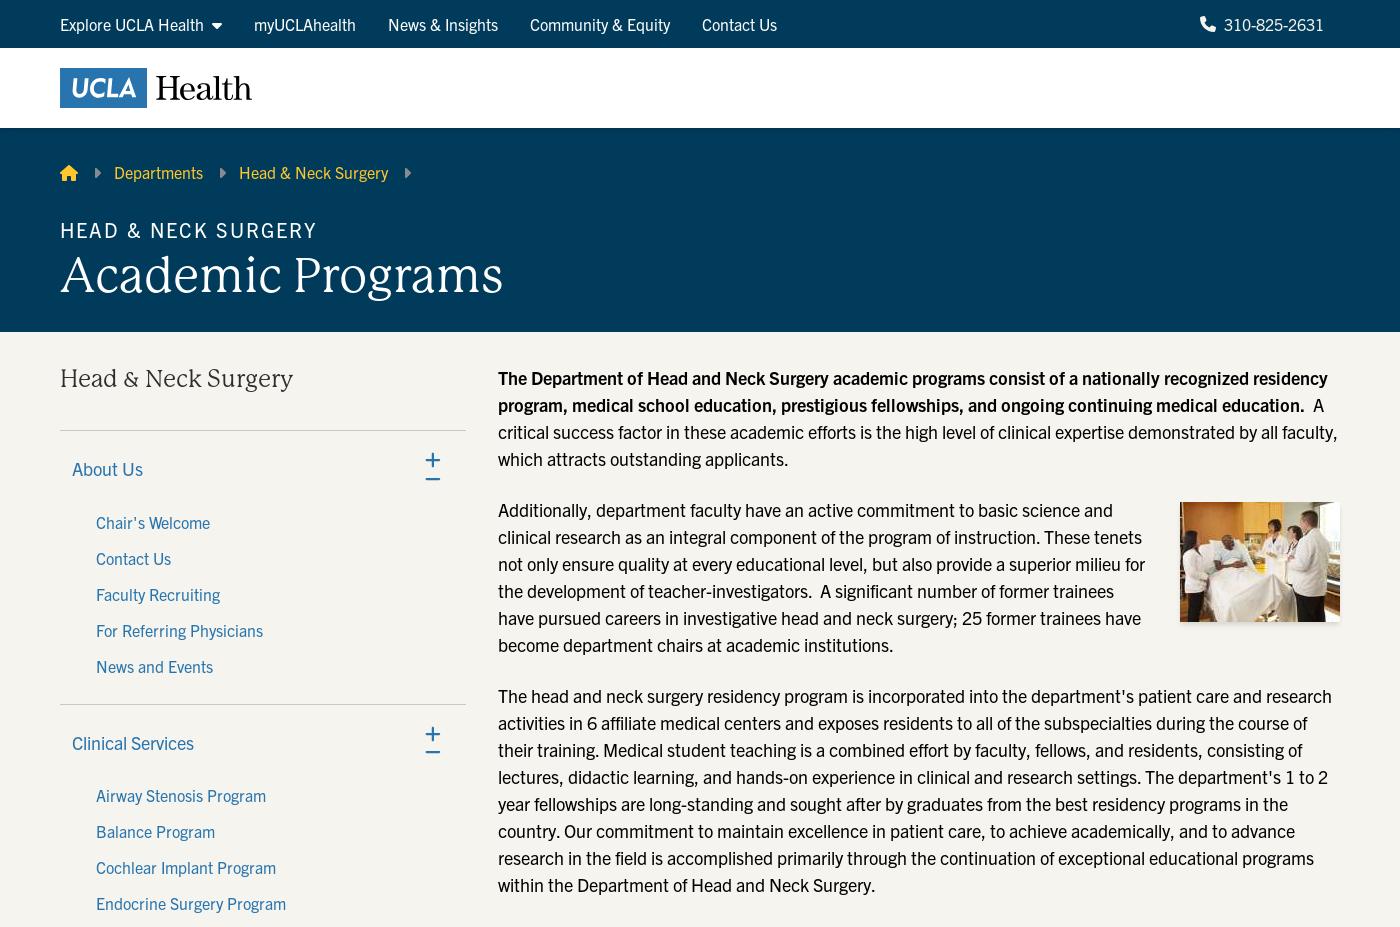  I want to click on 'Balance Program', so click(155, 830).